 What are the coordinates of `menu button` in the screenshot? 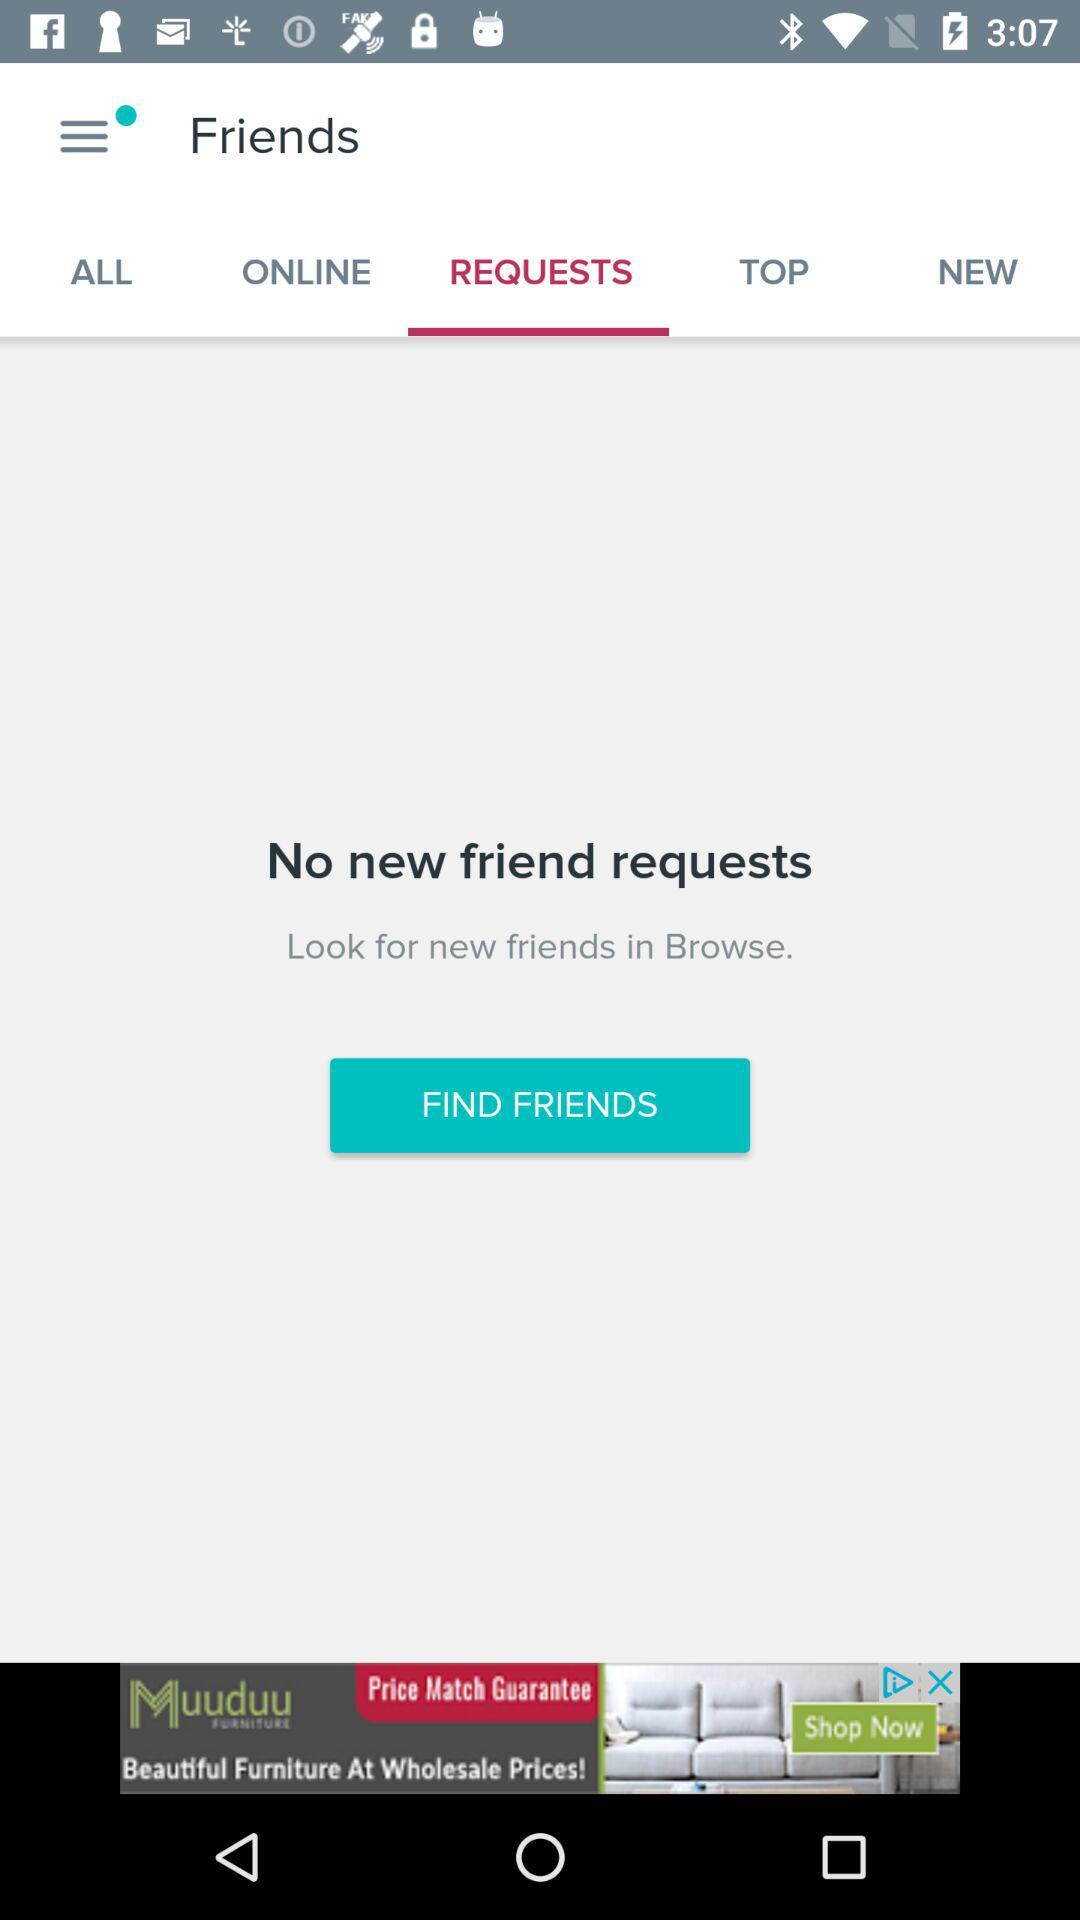 It's located at (83, 135).